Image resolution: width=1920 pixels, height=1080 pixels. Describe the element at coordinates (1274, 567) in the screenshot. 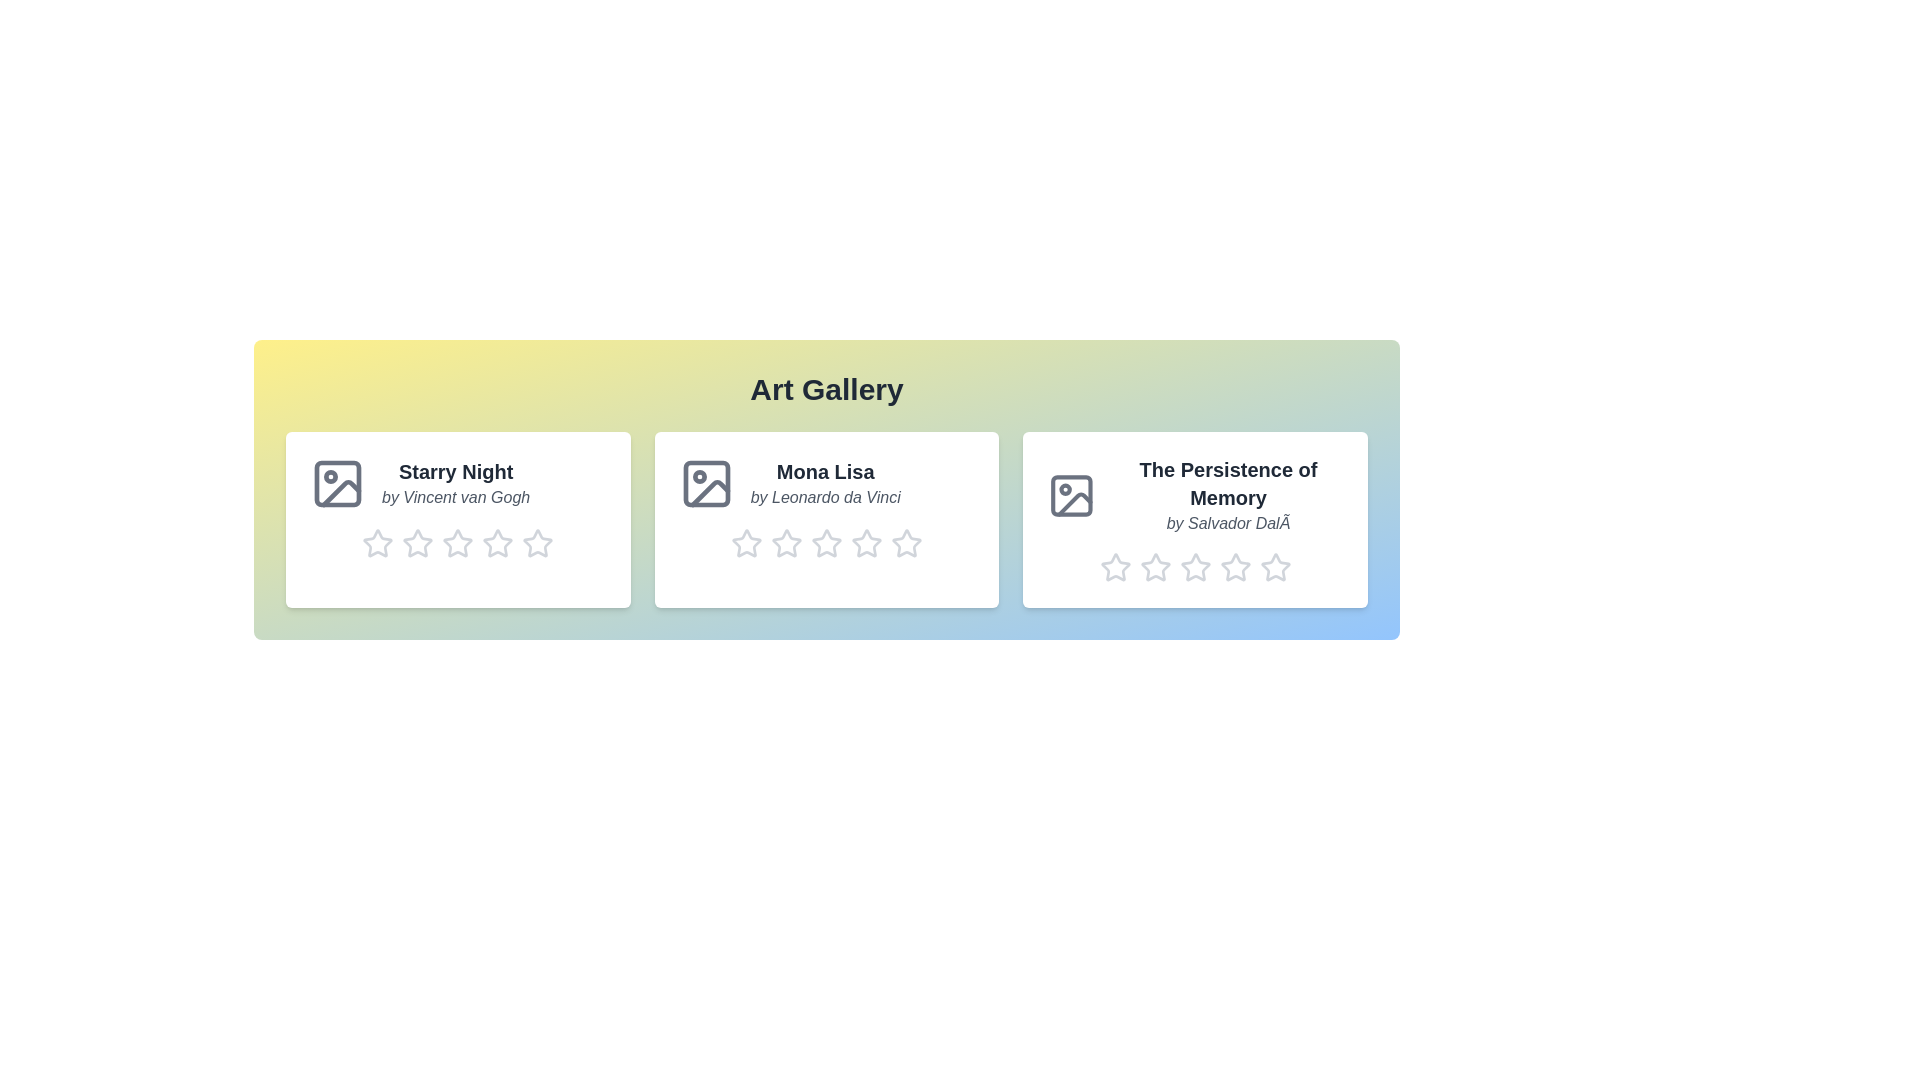

I see `the rating for the artwork 'The Persistence of Memory' to 5 stars` at that location.